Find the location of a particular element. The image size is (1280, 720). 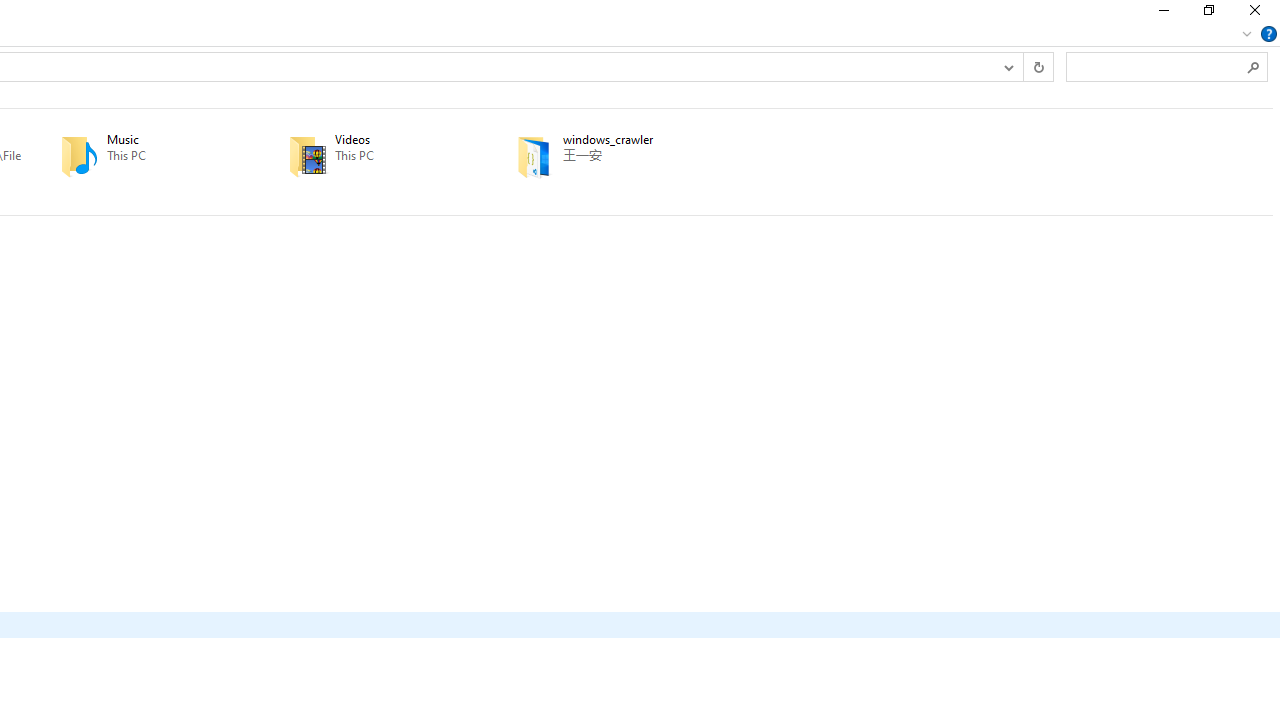

'Search Box' is located at coordinates (1157, 65).